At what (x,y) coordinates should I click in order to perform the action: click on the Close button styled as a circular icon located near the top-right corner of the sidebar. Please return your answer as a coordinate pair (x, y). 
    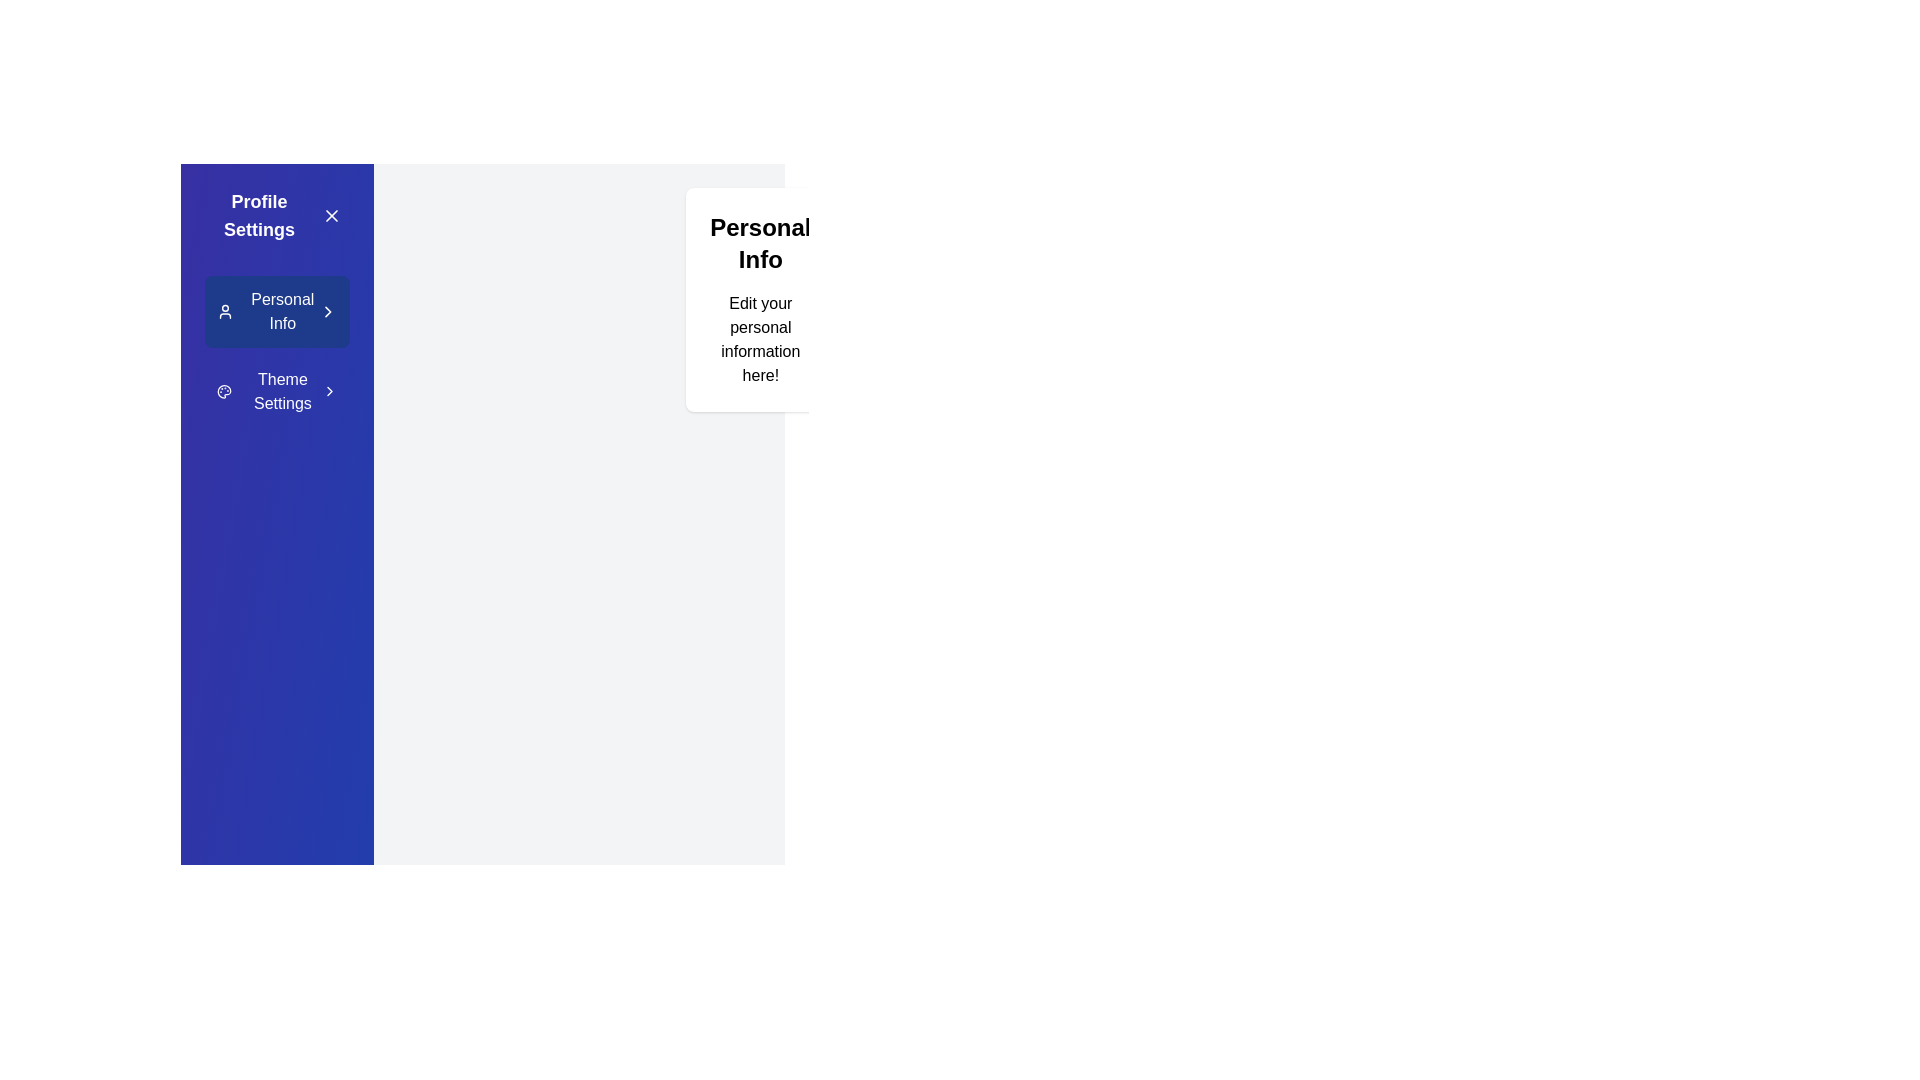
    Looking at the image, I should click on (332, 216).